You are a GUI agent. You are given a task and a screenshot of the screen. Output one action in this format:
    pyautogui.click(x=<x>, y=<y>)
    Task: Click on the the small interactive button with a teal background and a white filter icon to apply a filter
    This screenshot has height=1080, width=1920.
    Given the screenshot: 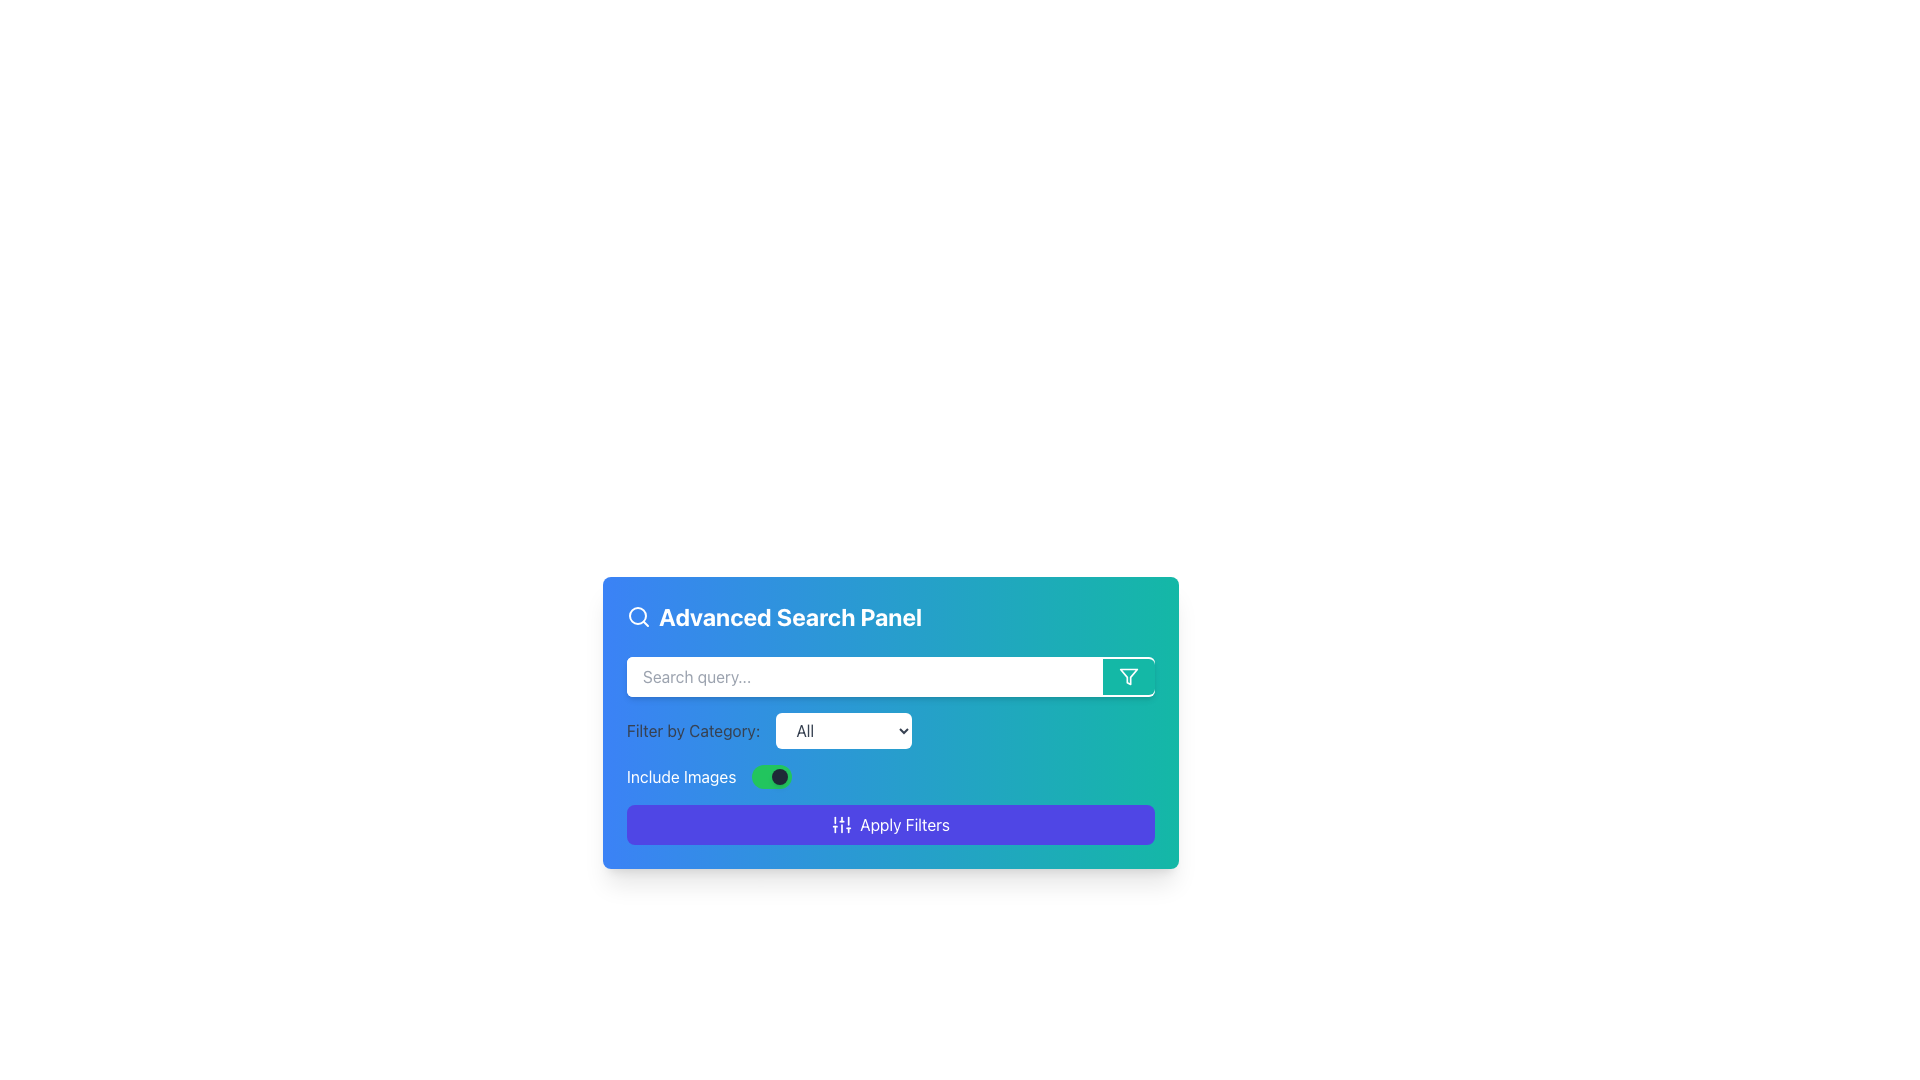 What is the action you would take?
    pyautogui.click(x=1128, y=676)
    